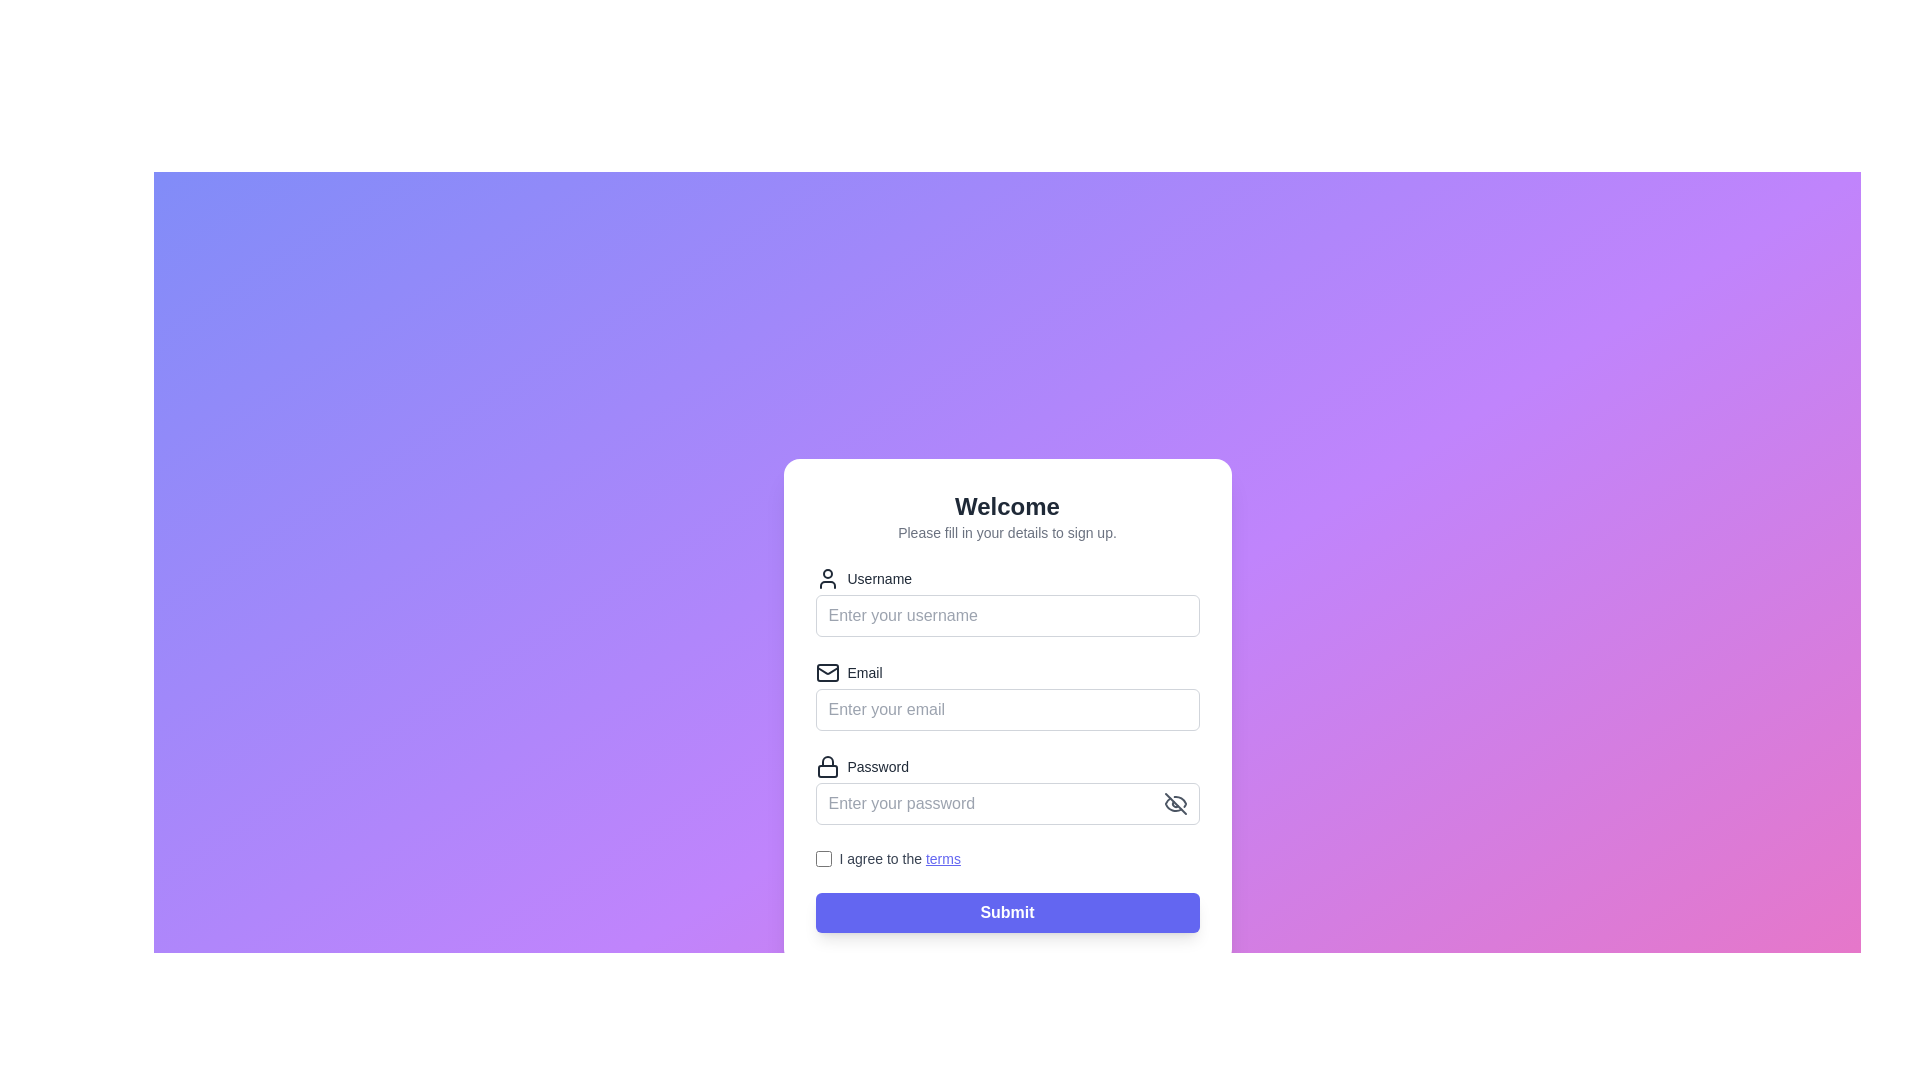 The image size is (1920, 1080). I want to click on the static text element that provides instructions to the user about the purpose of the form, located directly below the 'Welcome' header, so click(1007, 531).